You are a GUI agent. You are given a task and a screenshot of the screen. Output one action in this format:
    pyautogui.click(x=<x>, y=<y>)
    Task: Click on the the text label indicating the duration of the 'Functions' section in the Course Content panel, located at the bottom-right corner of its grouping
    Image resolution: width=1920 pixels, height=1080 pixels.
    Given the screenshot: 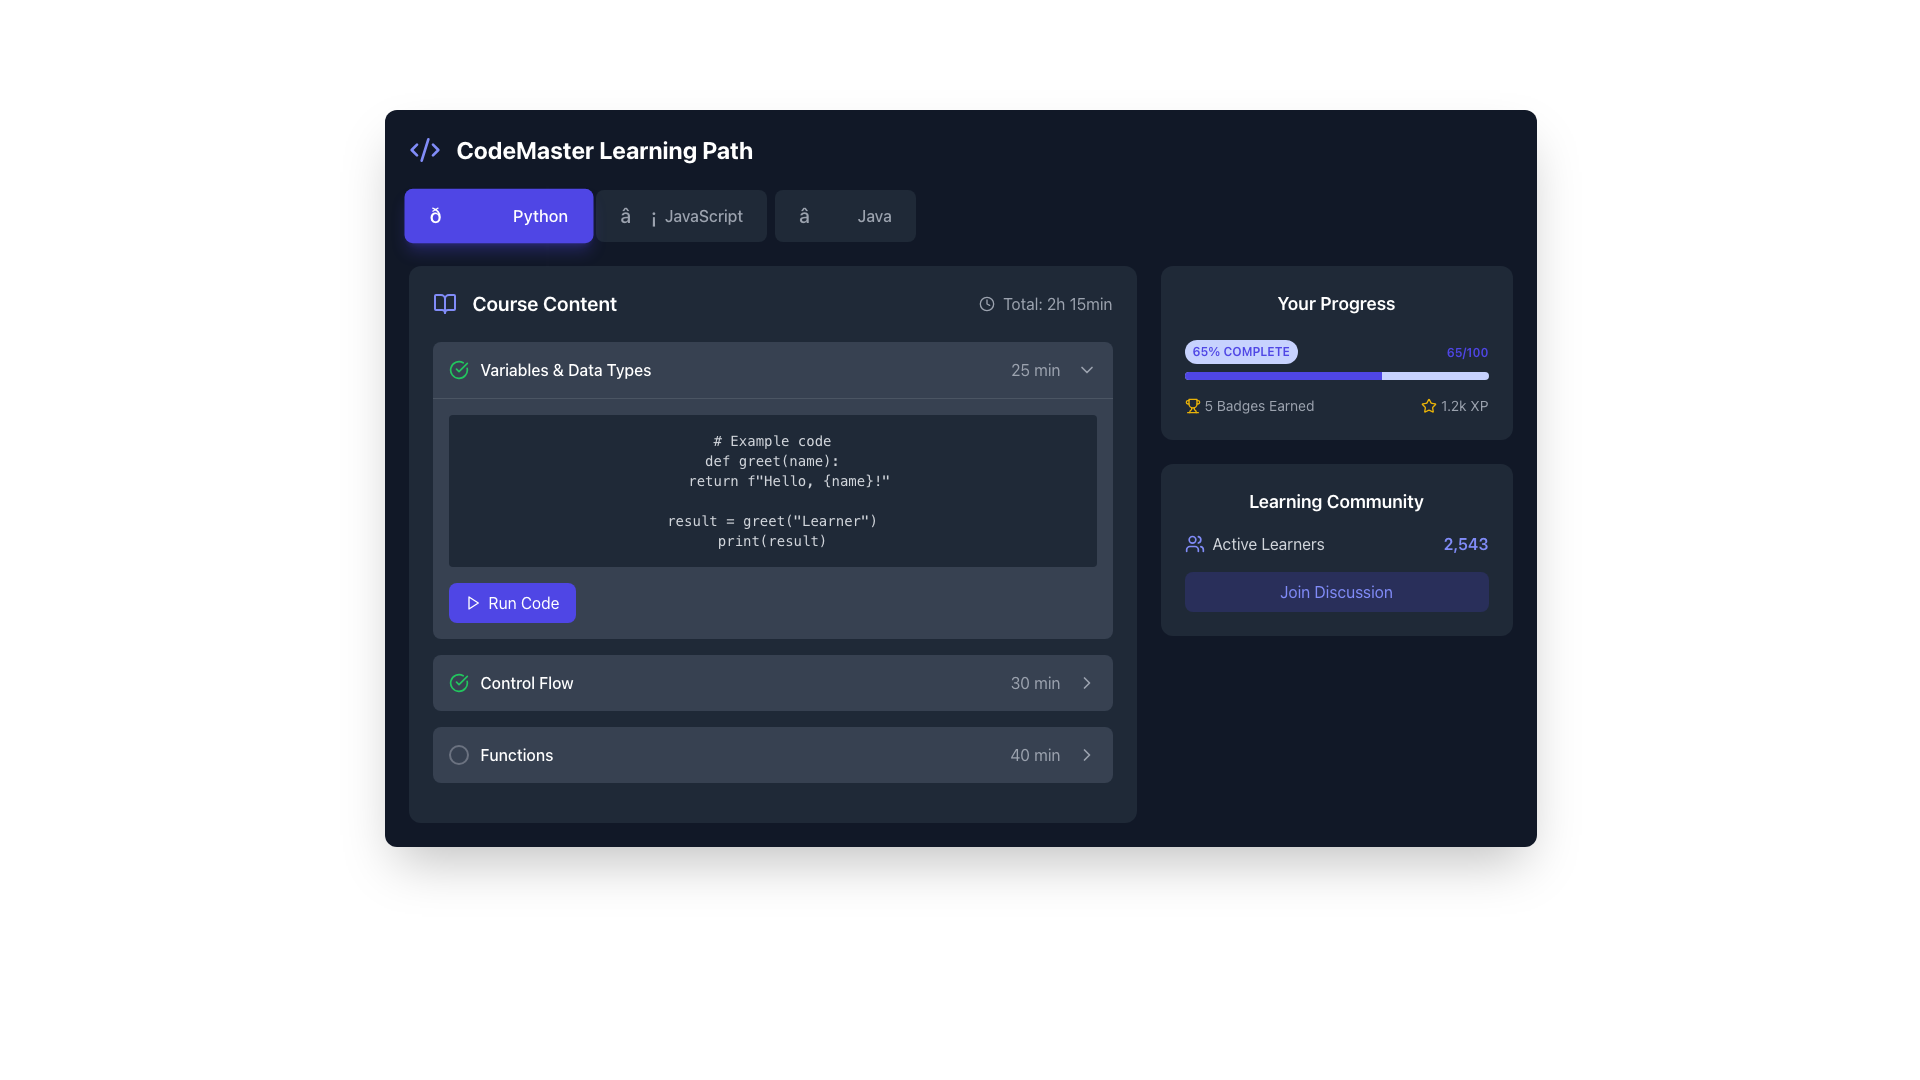 What is the action you would take?
    pyautogui.click(x=1035, y=755)
    